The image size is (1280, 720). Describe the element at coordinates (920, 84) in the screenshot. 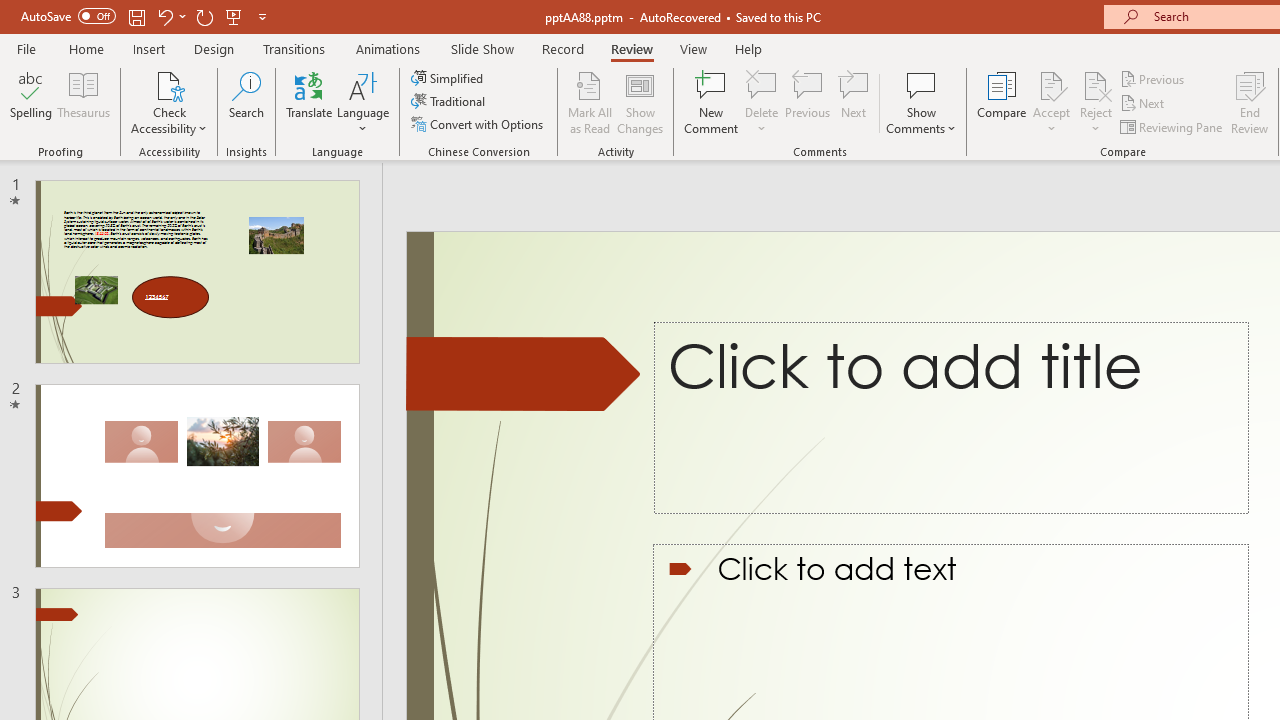

I see `'Show Comments'` at that location.